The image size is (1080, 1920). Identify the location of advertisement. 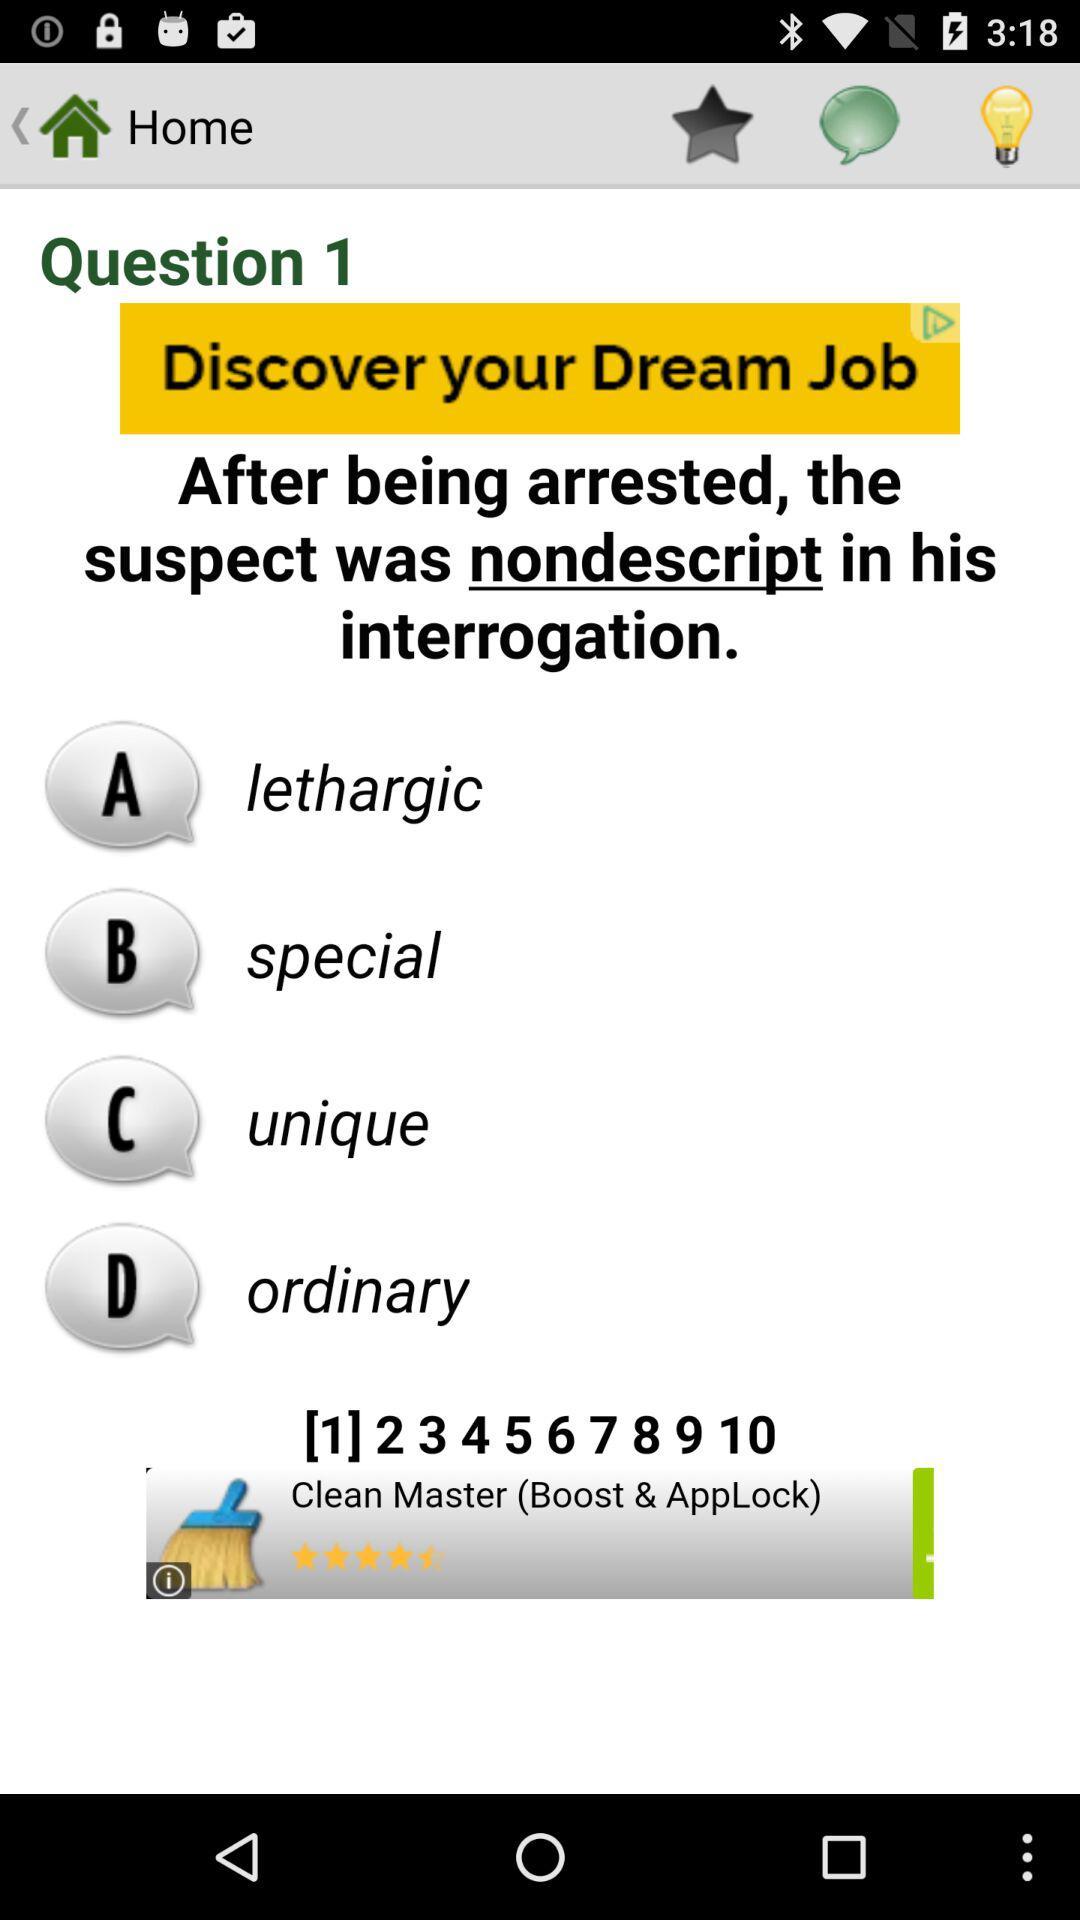
(540, 1532).